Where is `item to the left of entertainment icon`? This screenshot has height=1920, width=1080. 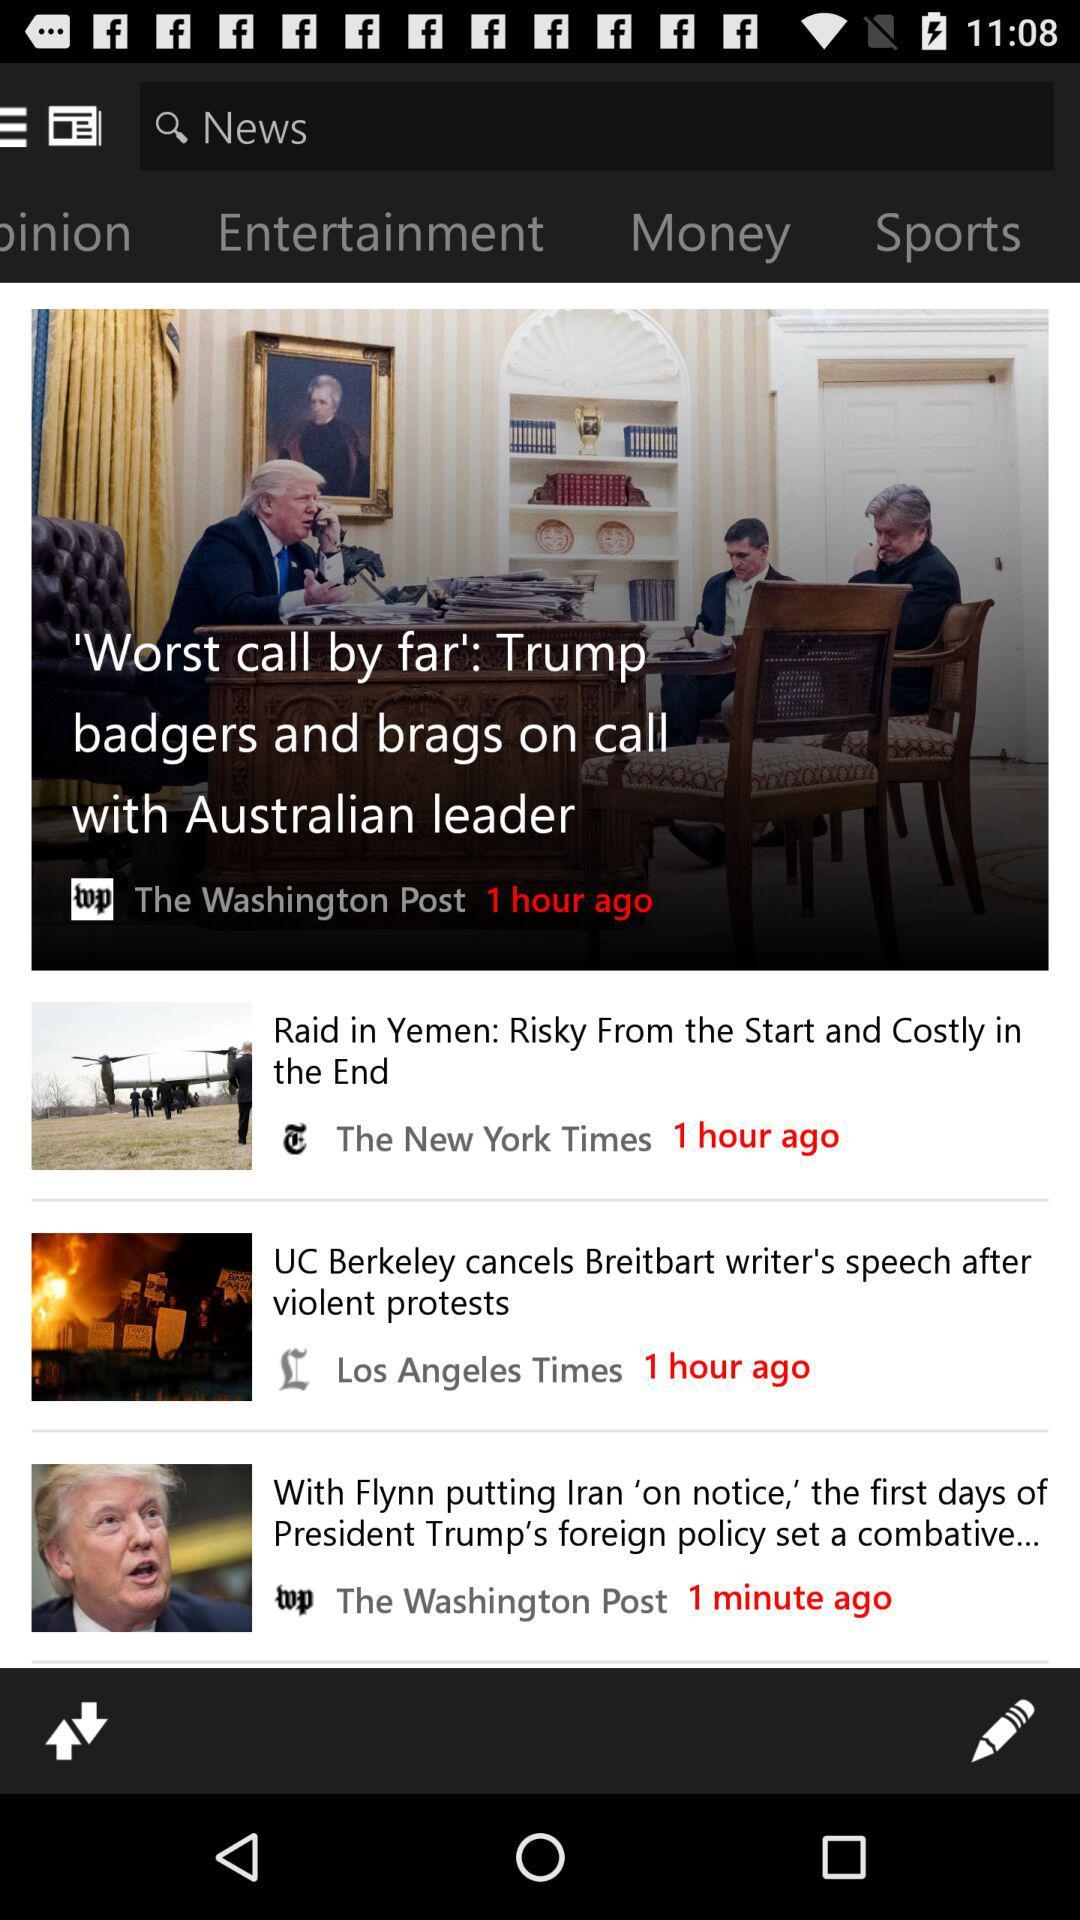 item to the left of entertainment icon is located at coordinates (95, 235).